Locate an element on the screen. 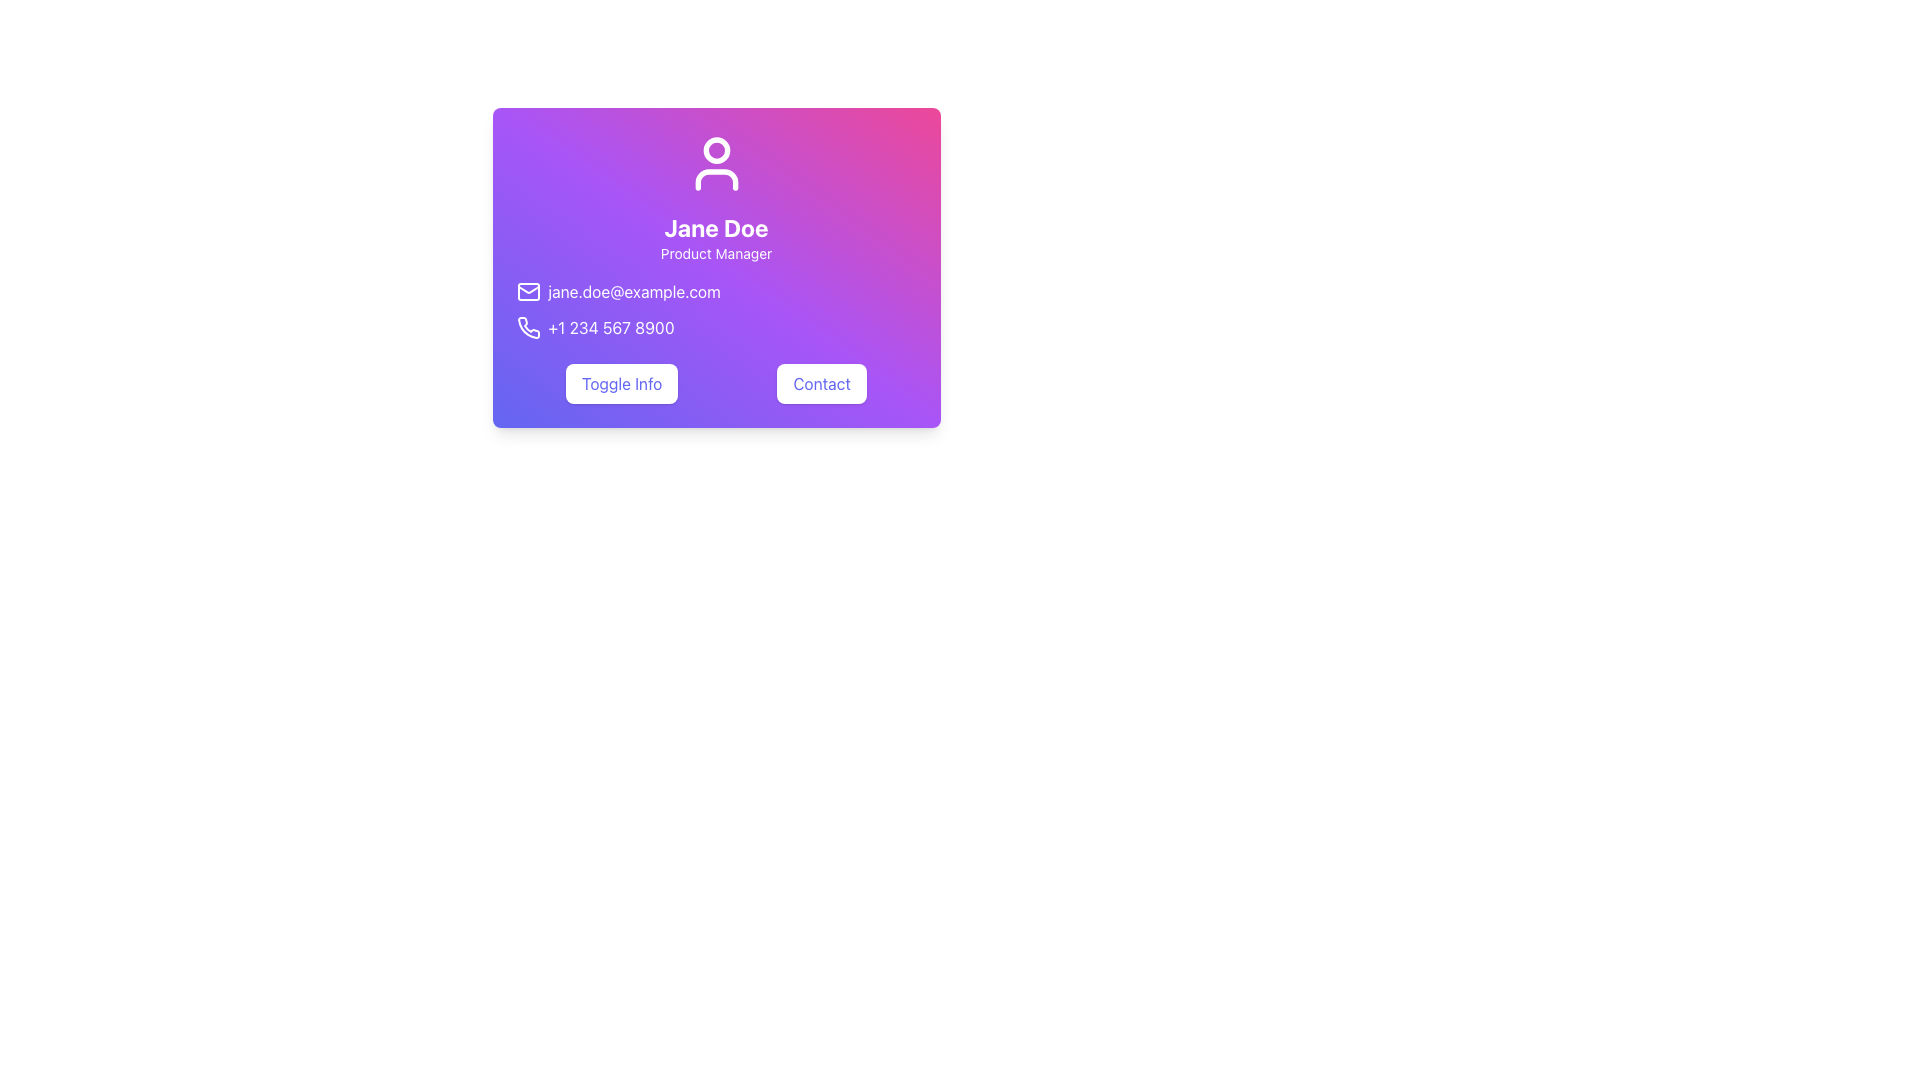 Image resolution: width=1920 pixels, height=1080 pixels. the thin, slanted line forming the top edge of the envelope's flap within the email envelope icon, which is positioned above the email address label 'jane.doe@example.com' is located at coordinates (528, 289).